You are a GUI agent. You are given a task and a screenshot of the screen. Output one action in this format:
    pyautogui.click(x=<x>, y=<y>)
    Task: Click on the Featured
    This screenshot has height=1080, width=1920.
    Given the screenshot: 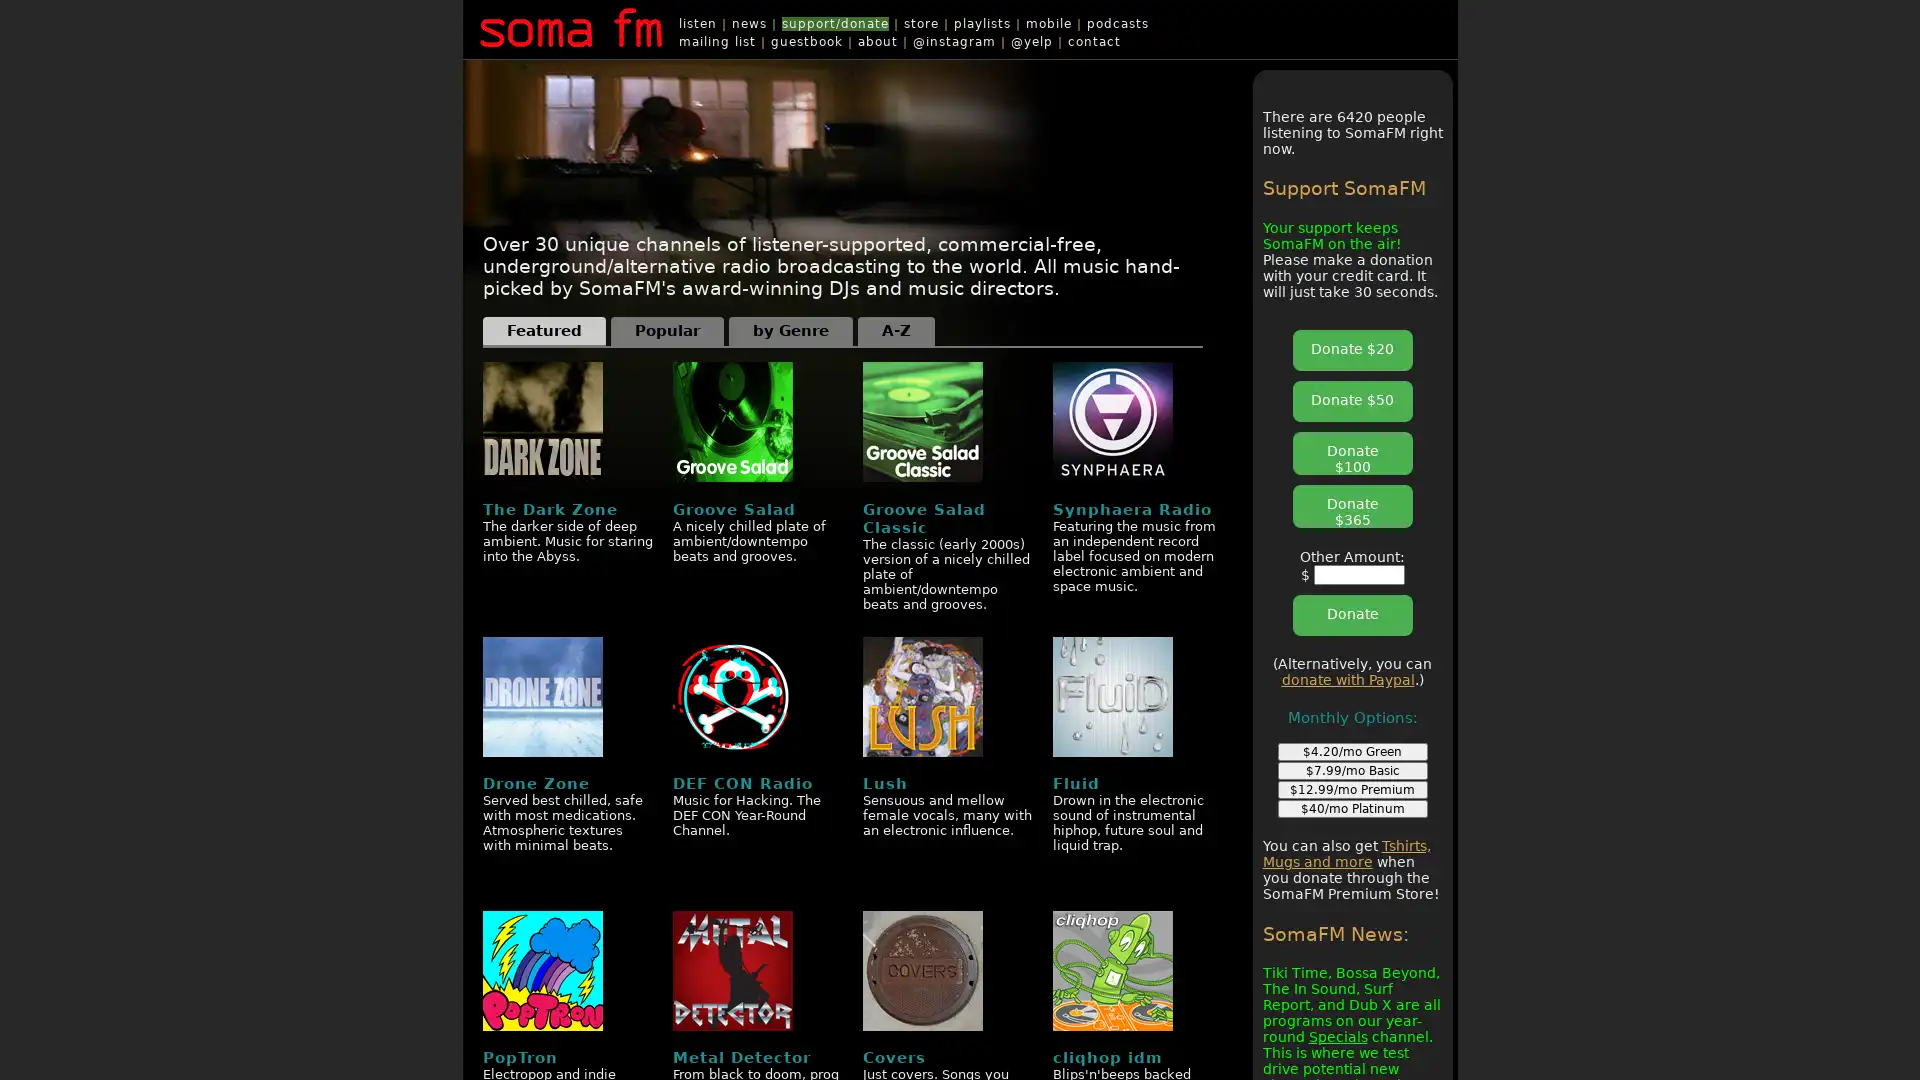 What is the action you would take?
    pyautogui.click(x=543, y=330)
    